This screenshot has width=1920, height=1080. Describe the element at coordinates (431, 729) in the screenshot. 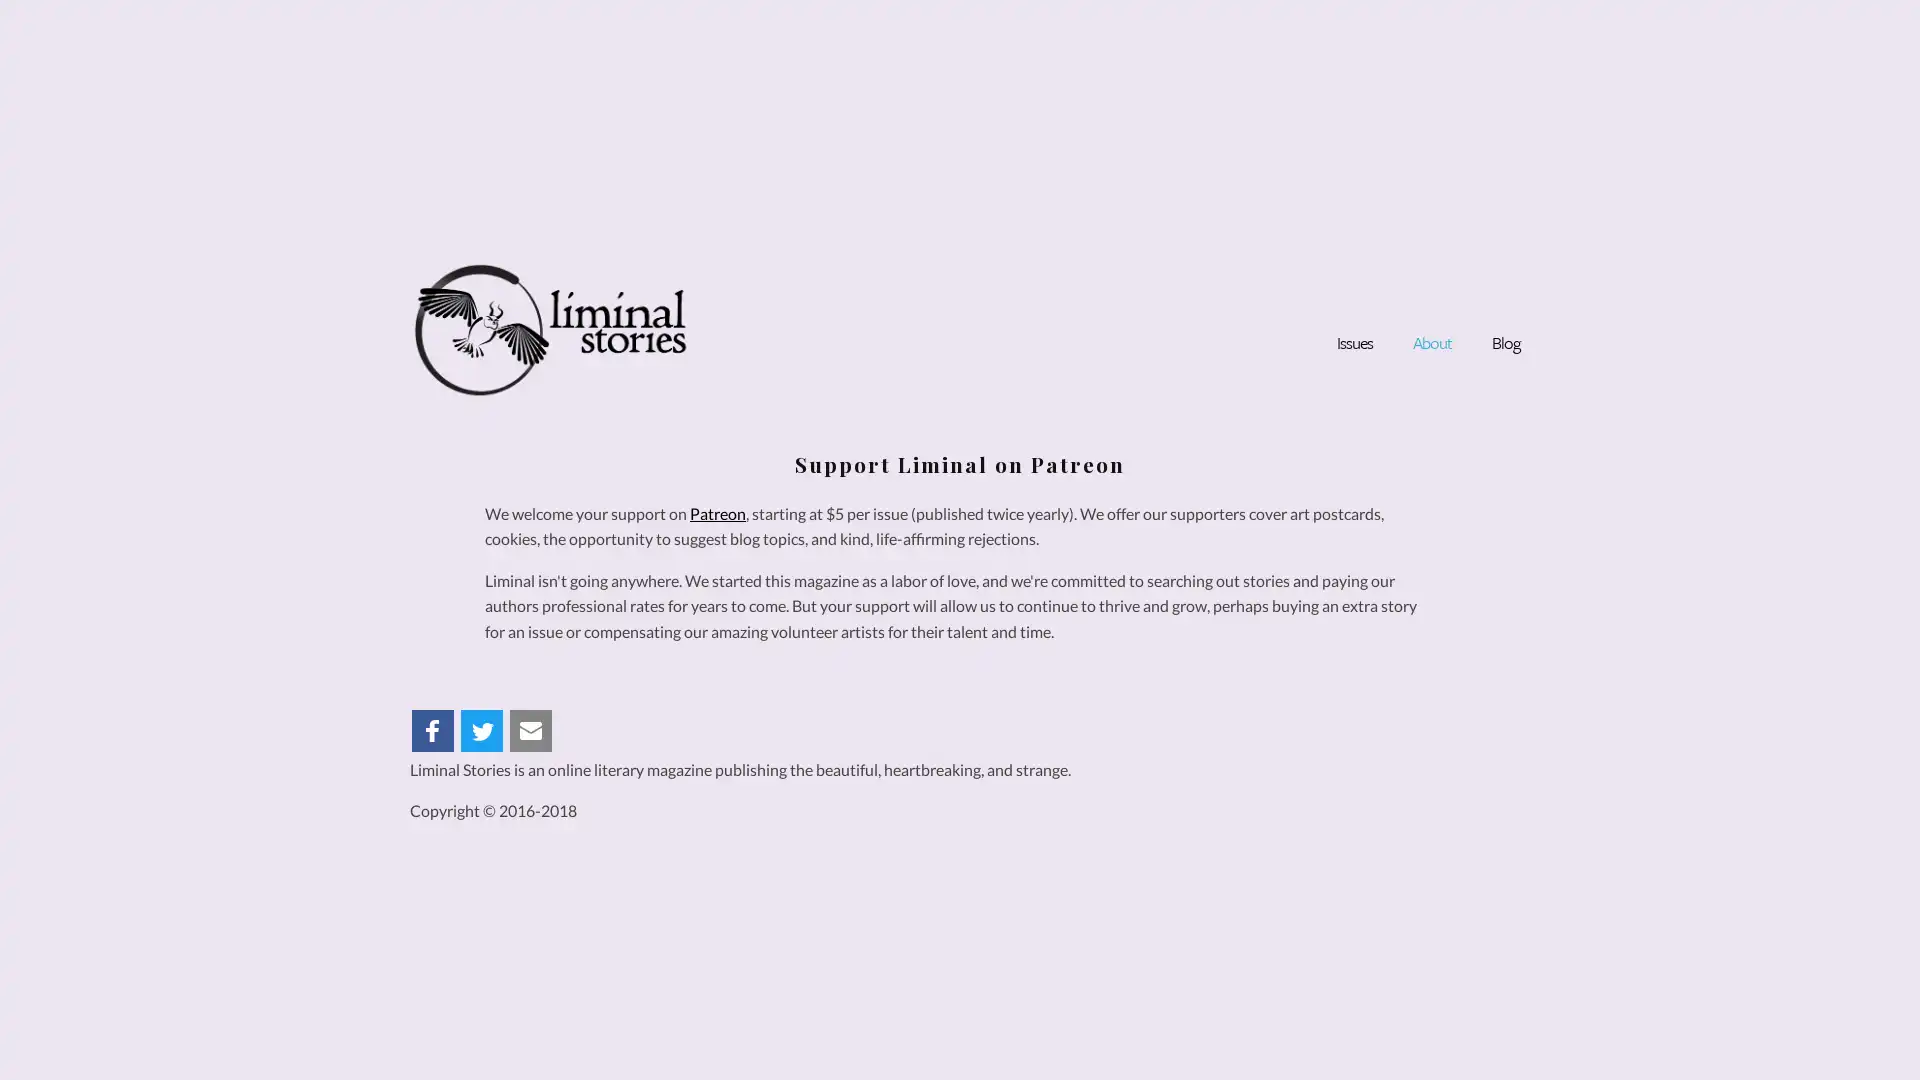

I see `Share to Facebook` at that location.